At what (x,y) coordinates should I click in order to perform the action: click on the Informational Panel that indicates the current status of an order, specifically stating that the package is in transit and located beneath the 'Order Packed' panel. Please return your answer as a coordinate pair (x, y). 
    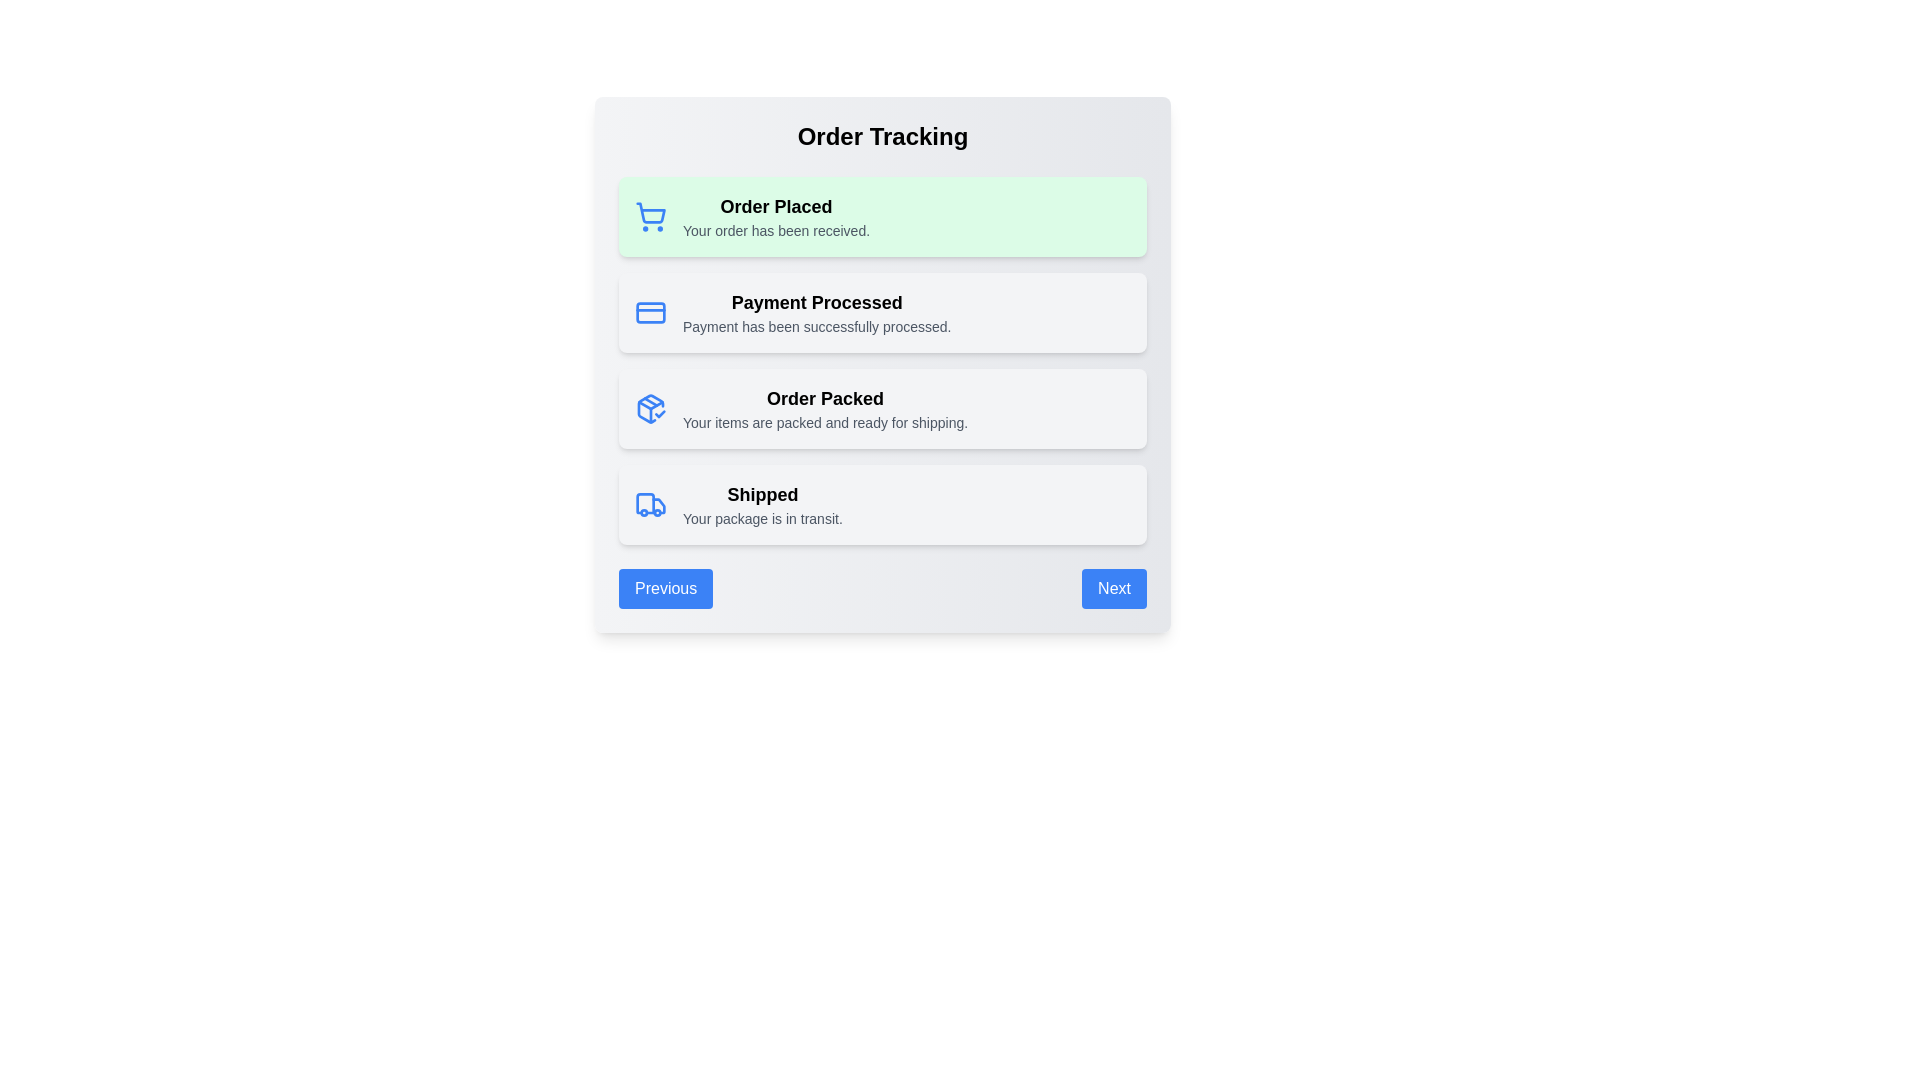
    Looking at the image, I should click on (882, 504).